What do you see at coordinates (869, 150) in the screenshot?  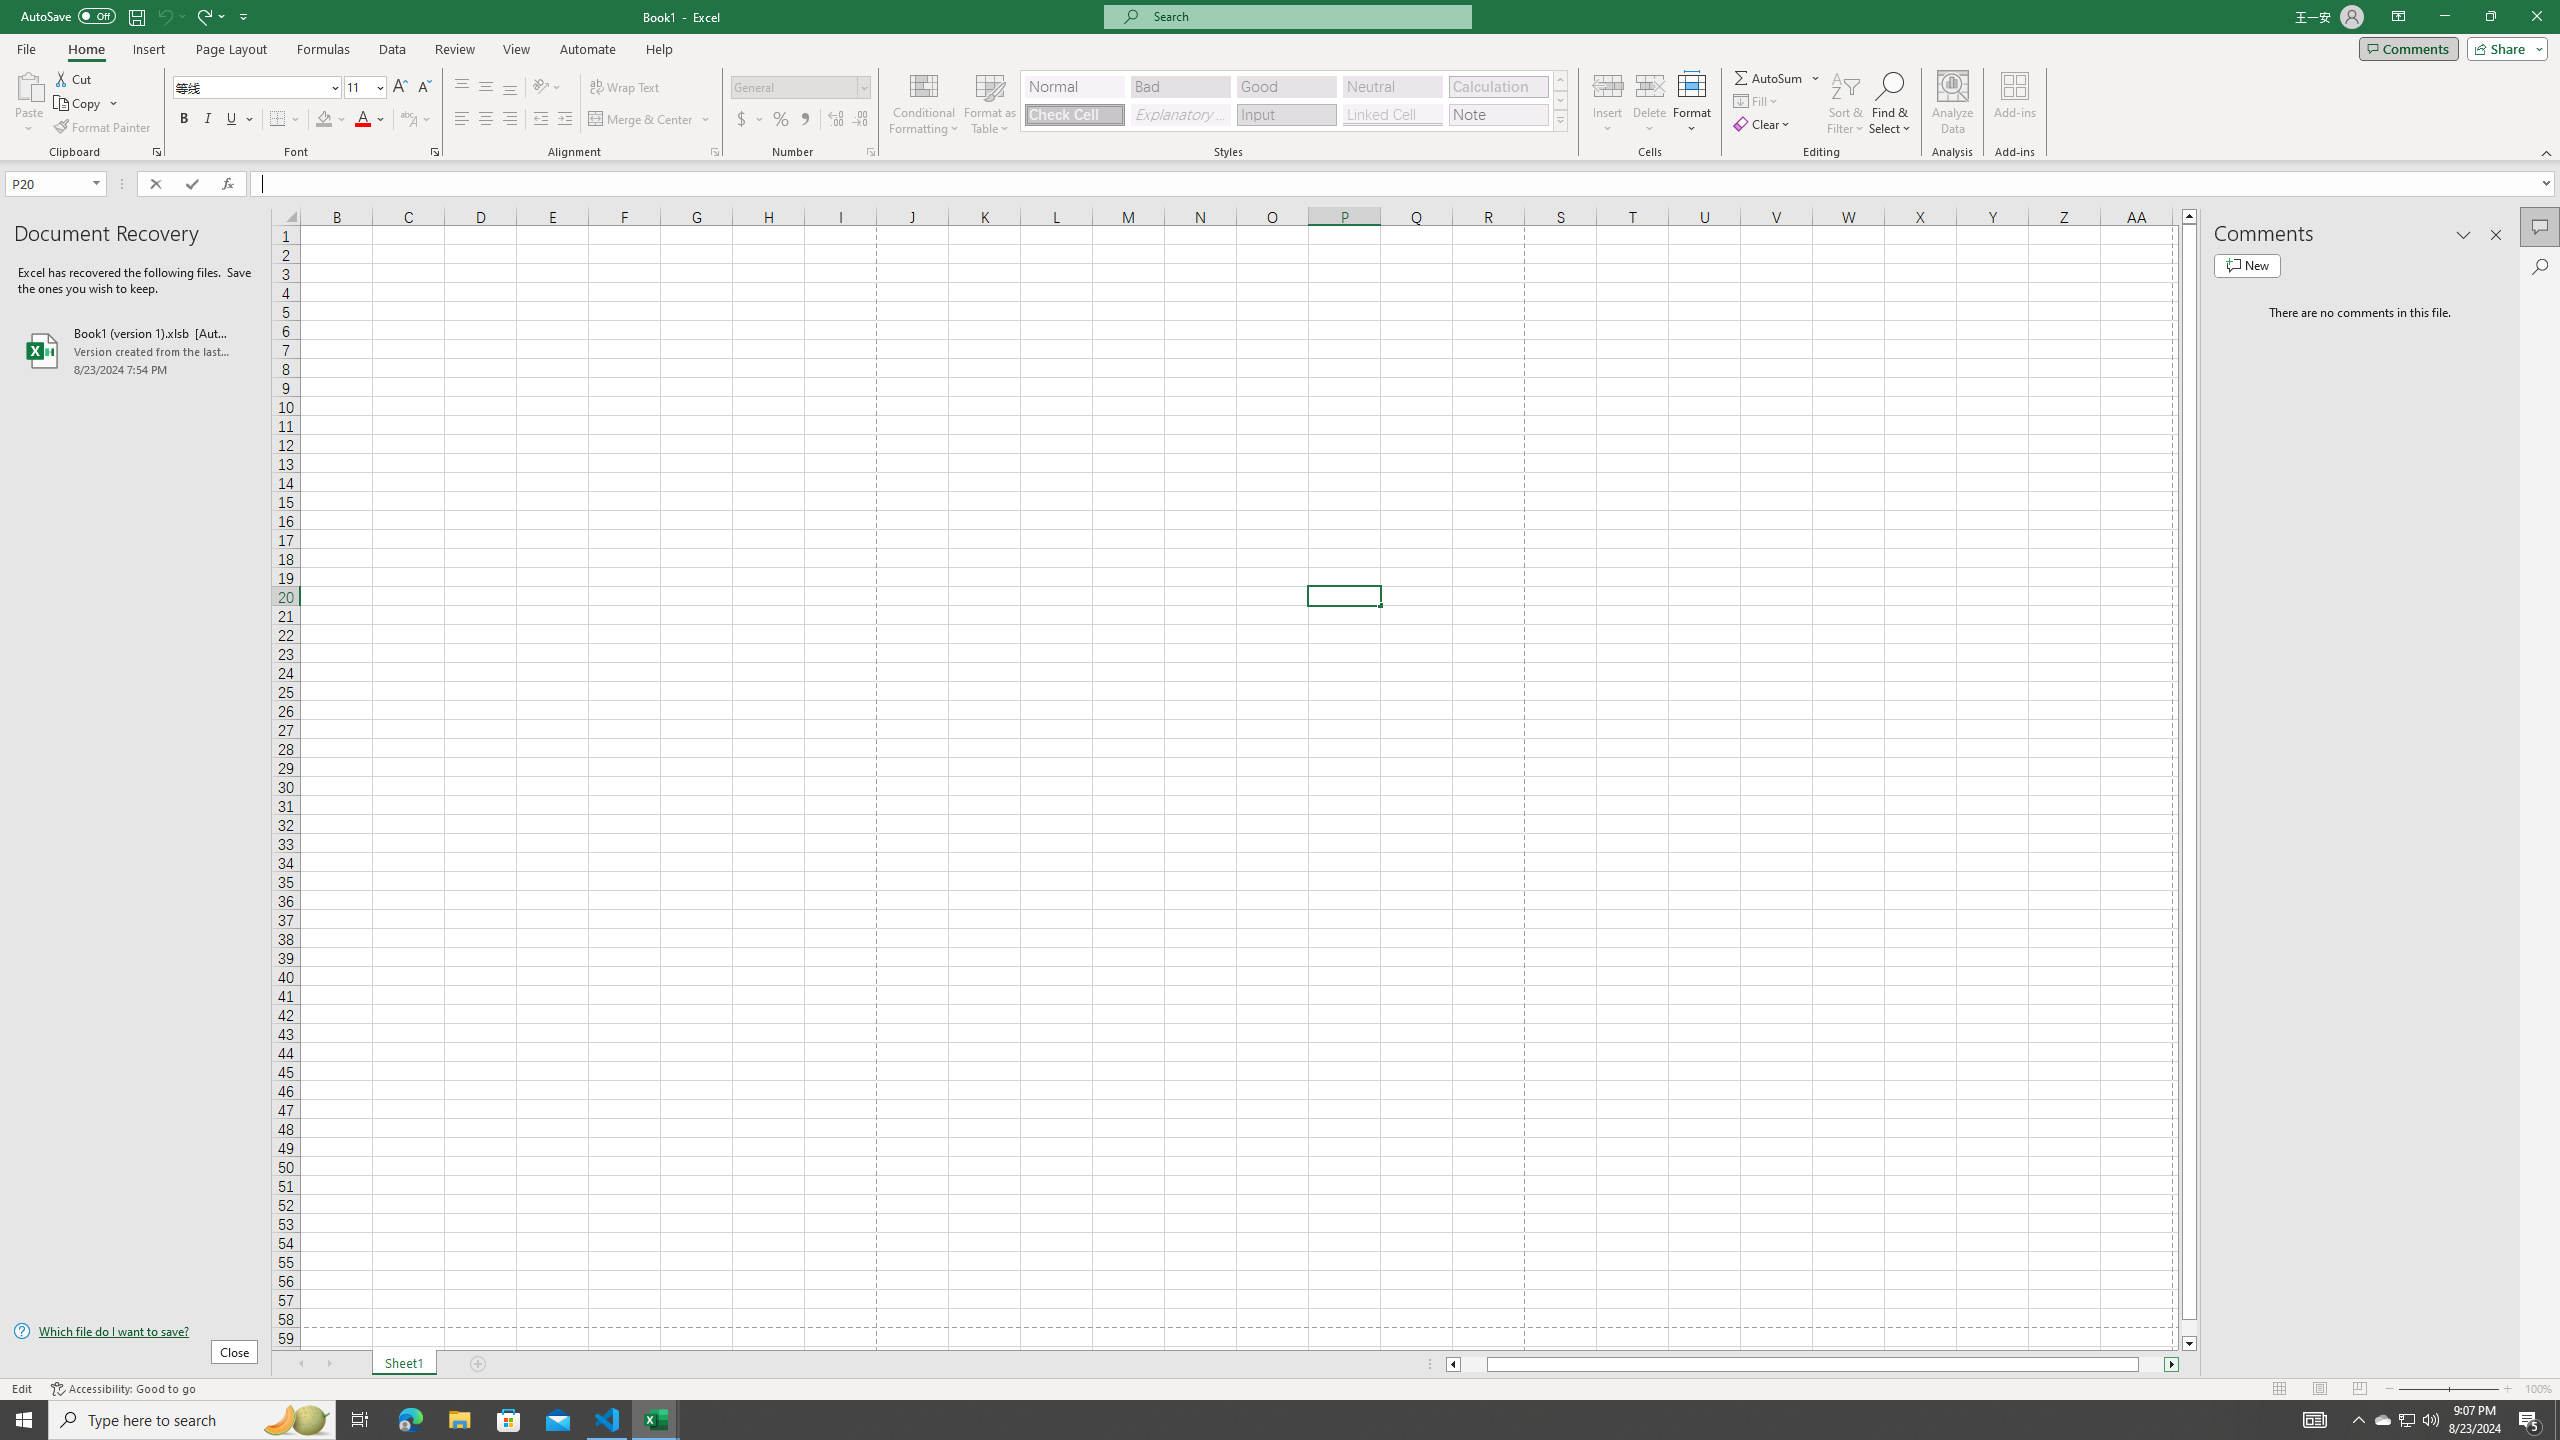 I see `'Format Cell Number'` at bounding box center [869, 150].